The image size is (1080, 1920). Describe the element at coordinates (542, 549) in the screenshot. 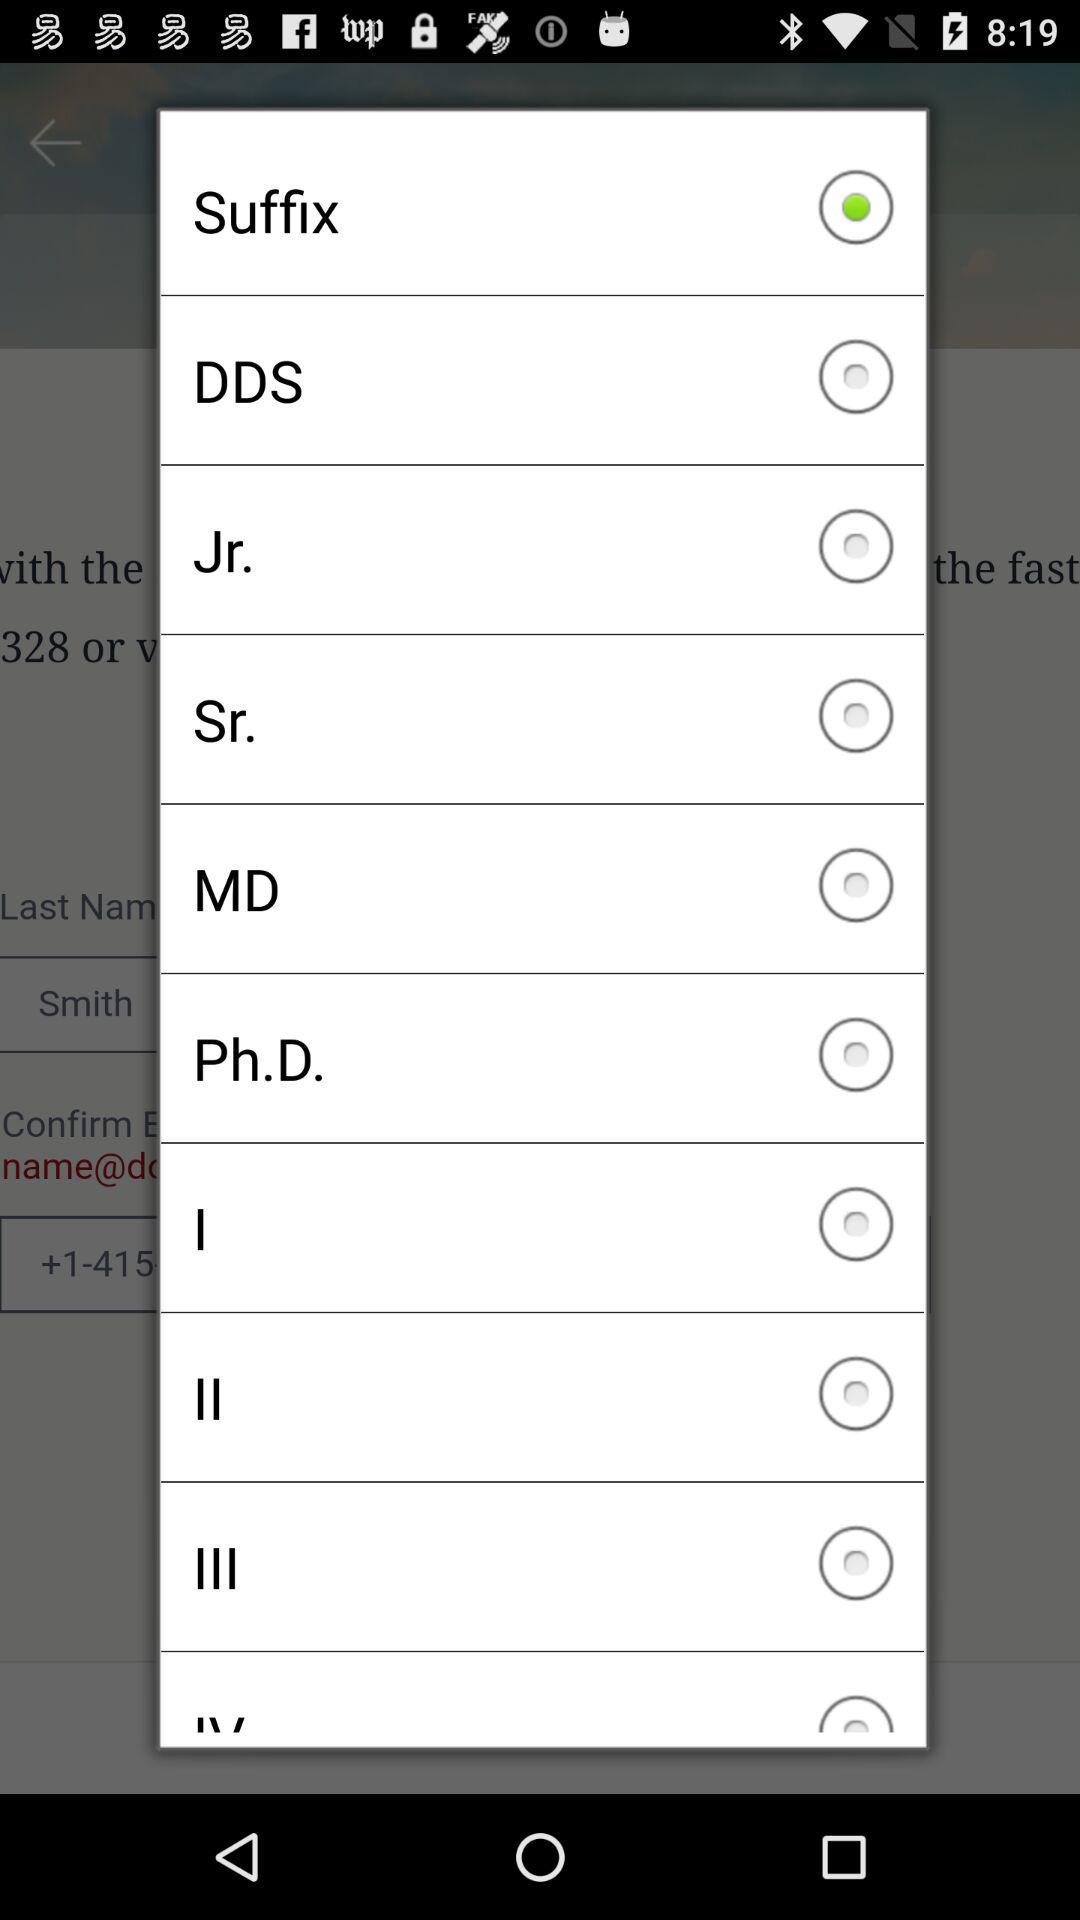

I see `the icon above the sr. icon` at that location.